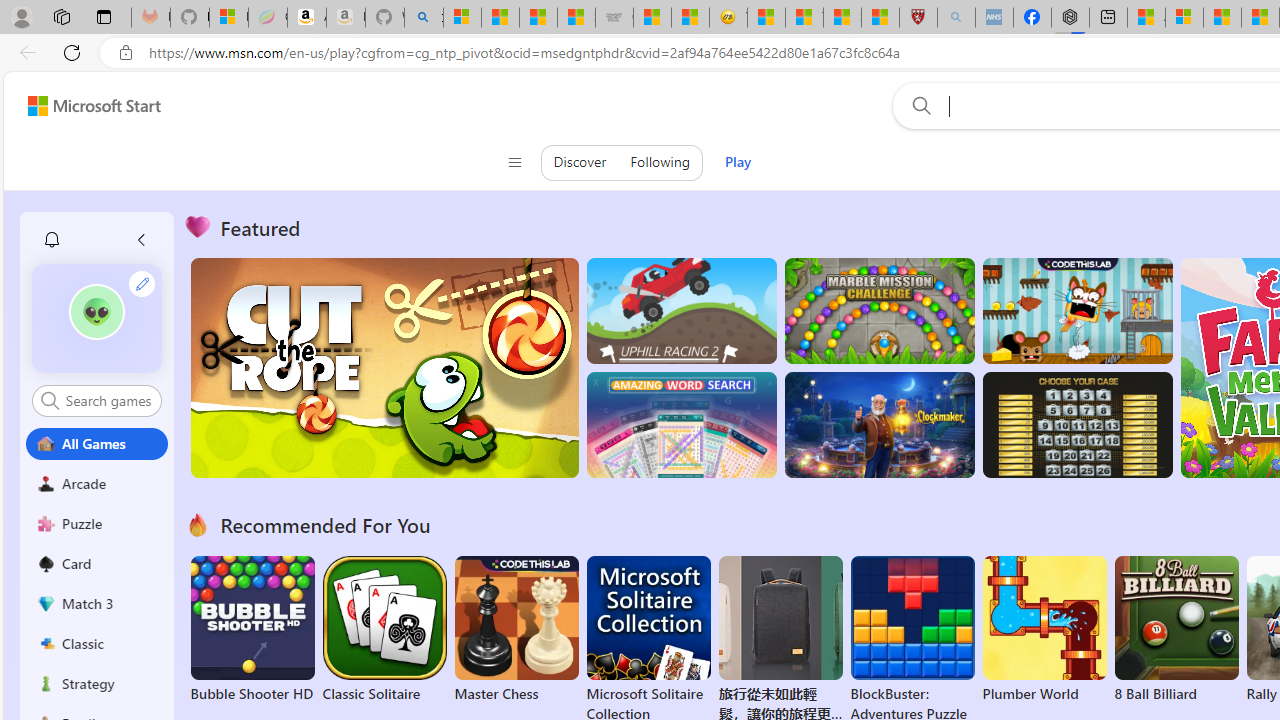 This screenshot has width=1280, height=720. Describe the element at coordinates (1176, 630) in the screenshot. I see `'8 Ball Billiard'` at that location.